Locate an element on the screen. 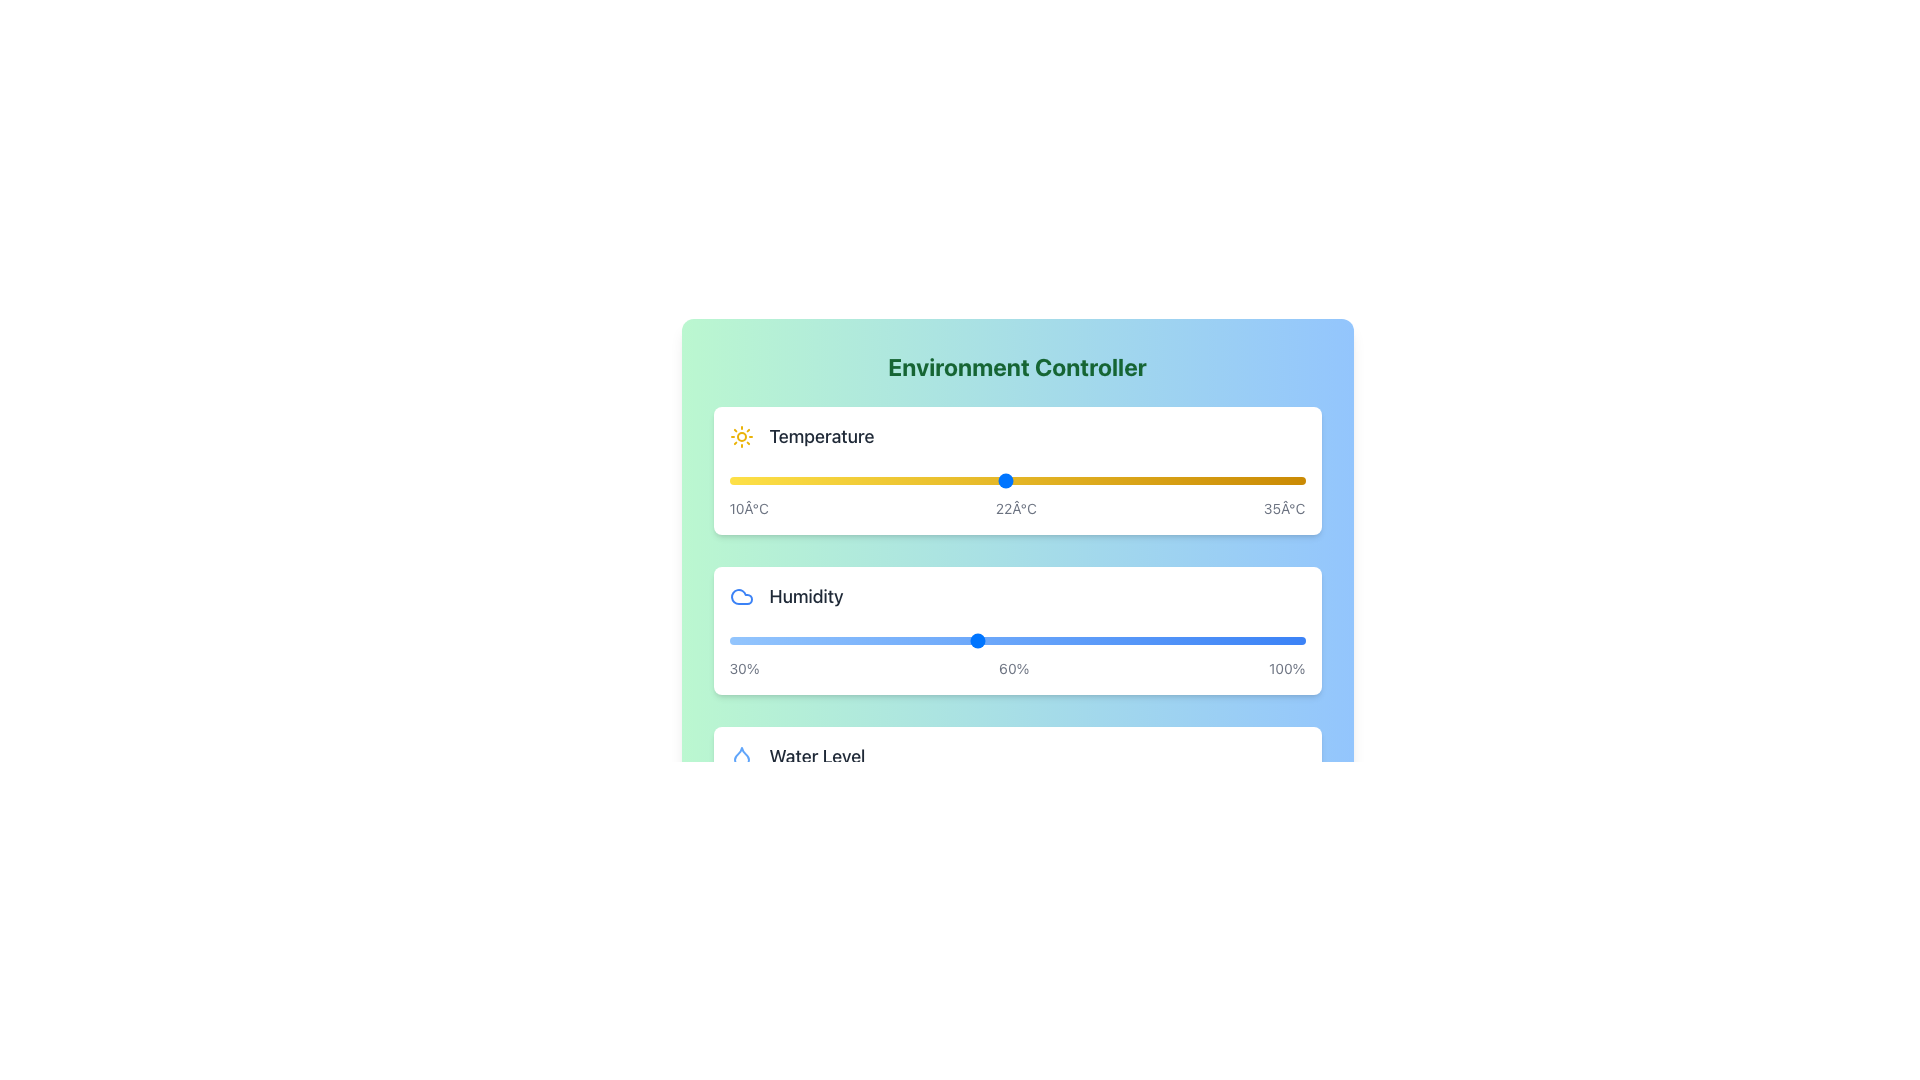 This screenshot has height=1080, width=1920. humidity is located at coordinates (1041, 640).